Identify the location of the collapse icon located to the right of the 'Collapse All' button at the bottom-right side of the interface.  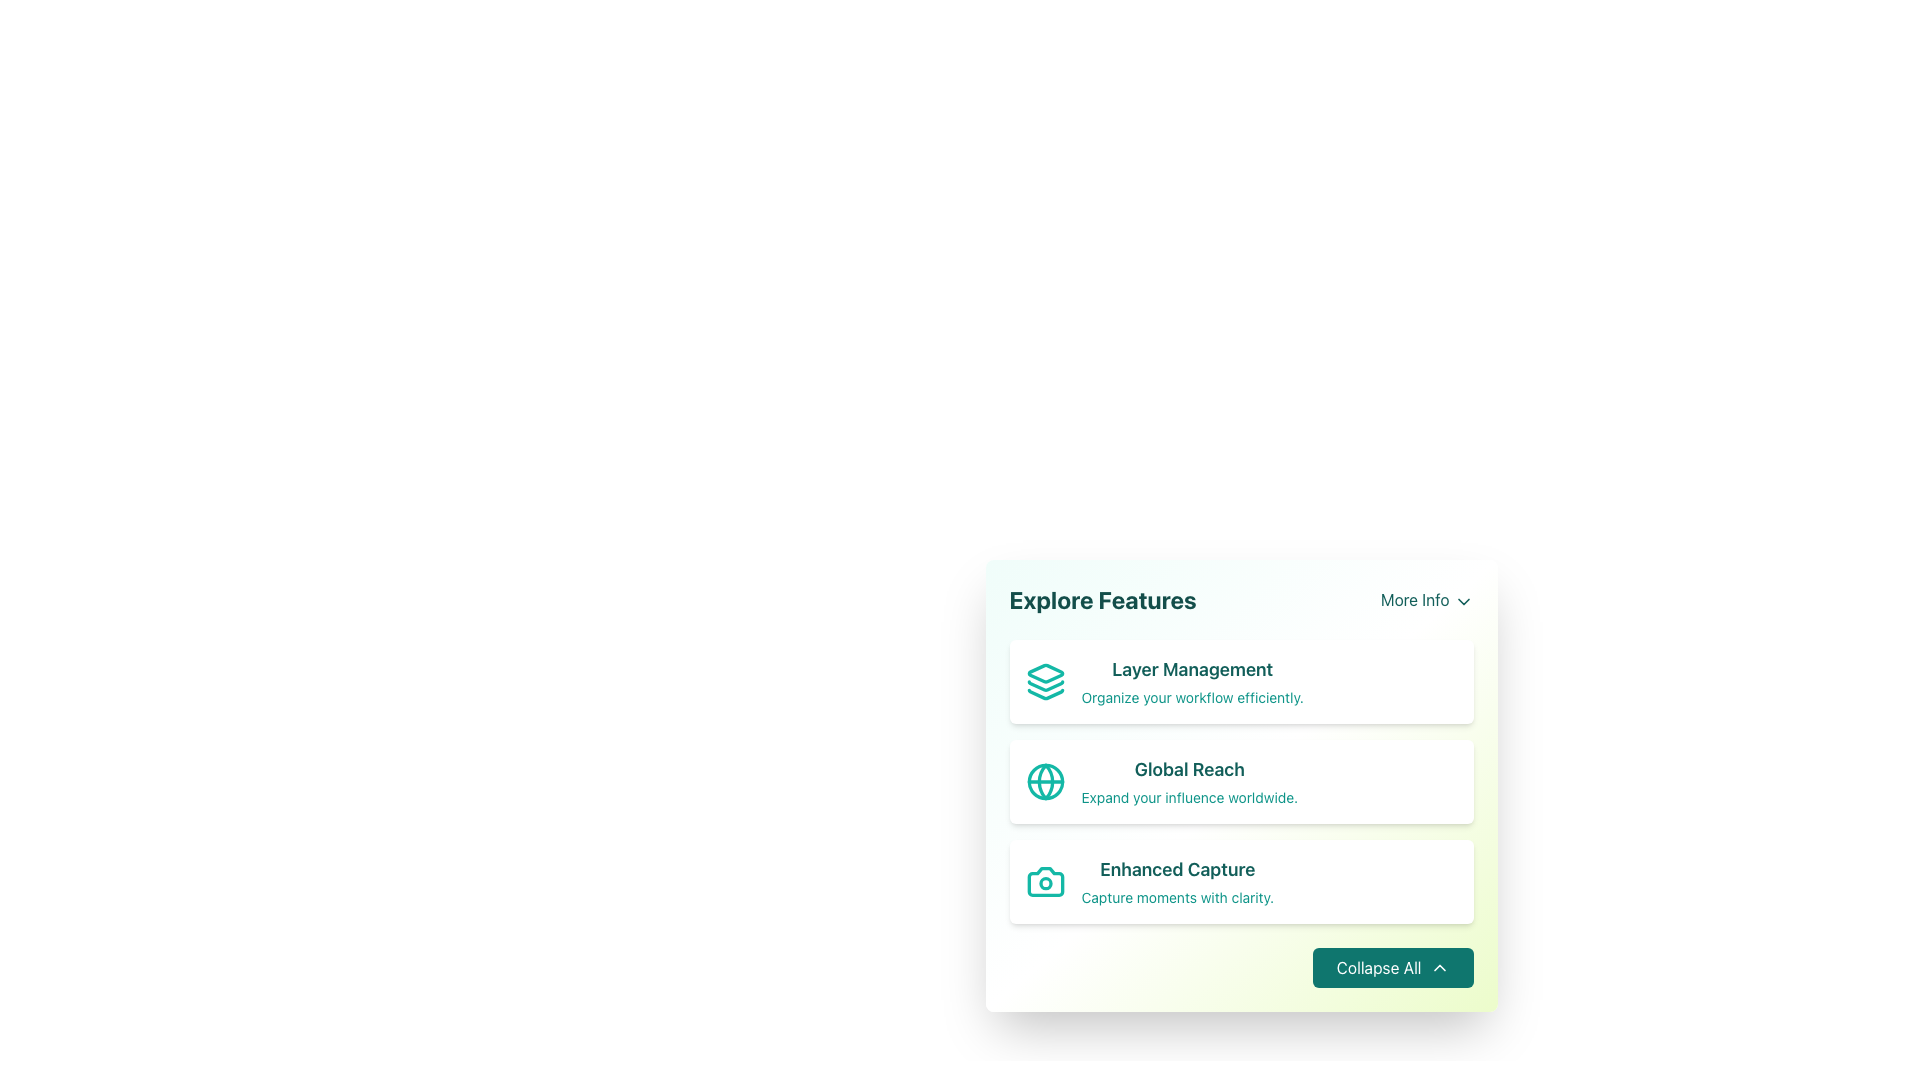
(1438, 967).